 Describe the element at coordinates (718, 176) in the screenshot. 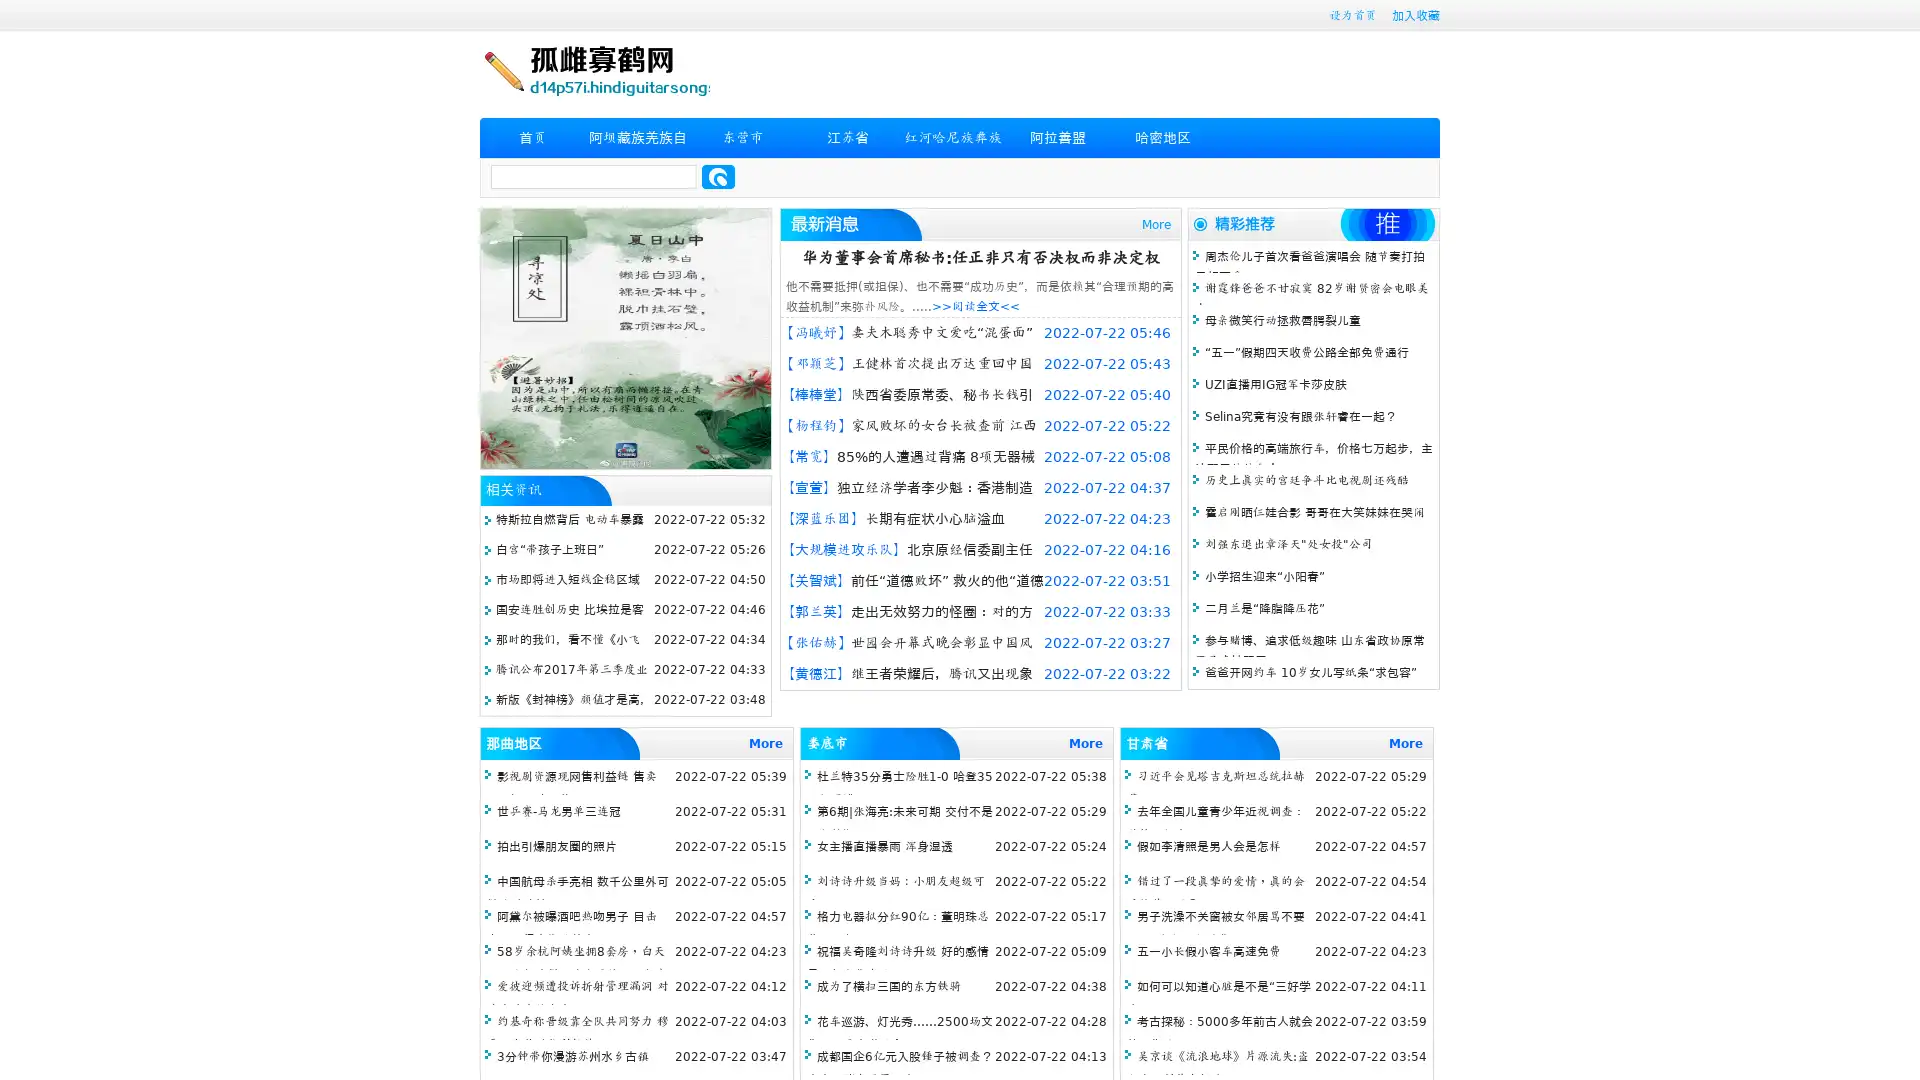

I see `Search` at that location.